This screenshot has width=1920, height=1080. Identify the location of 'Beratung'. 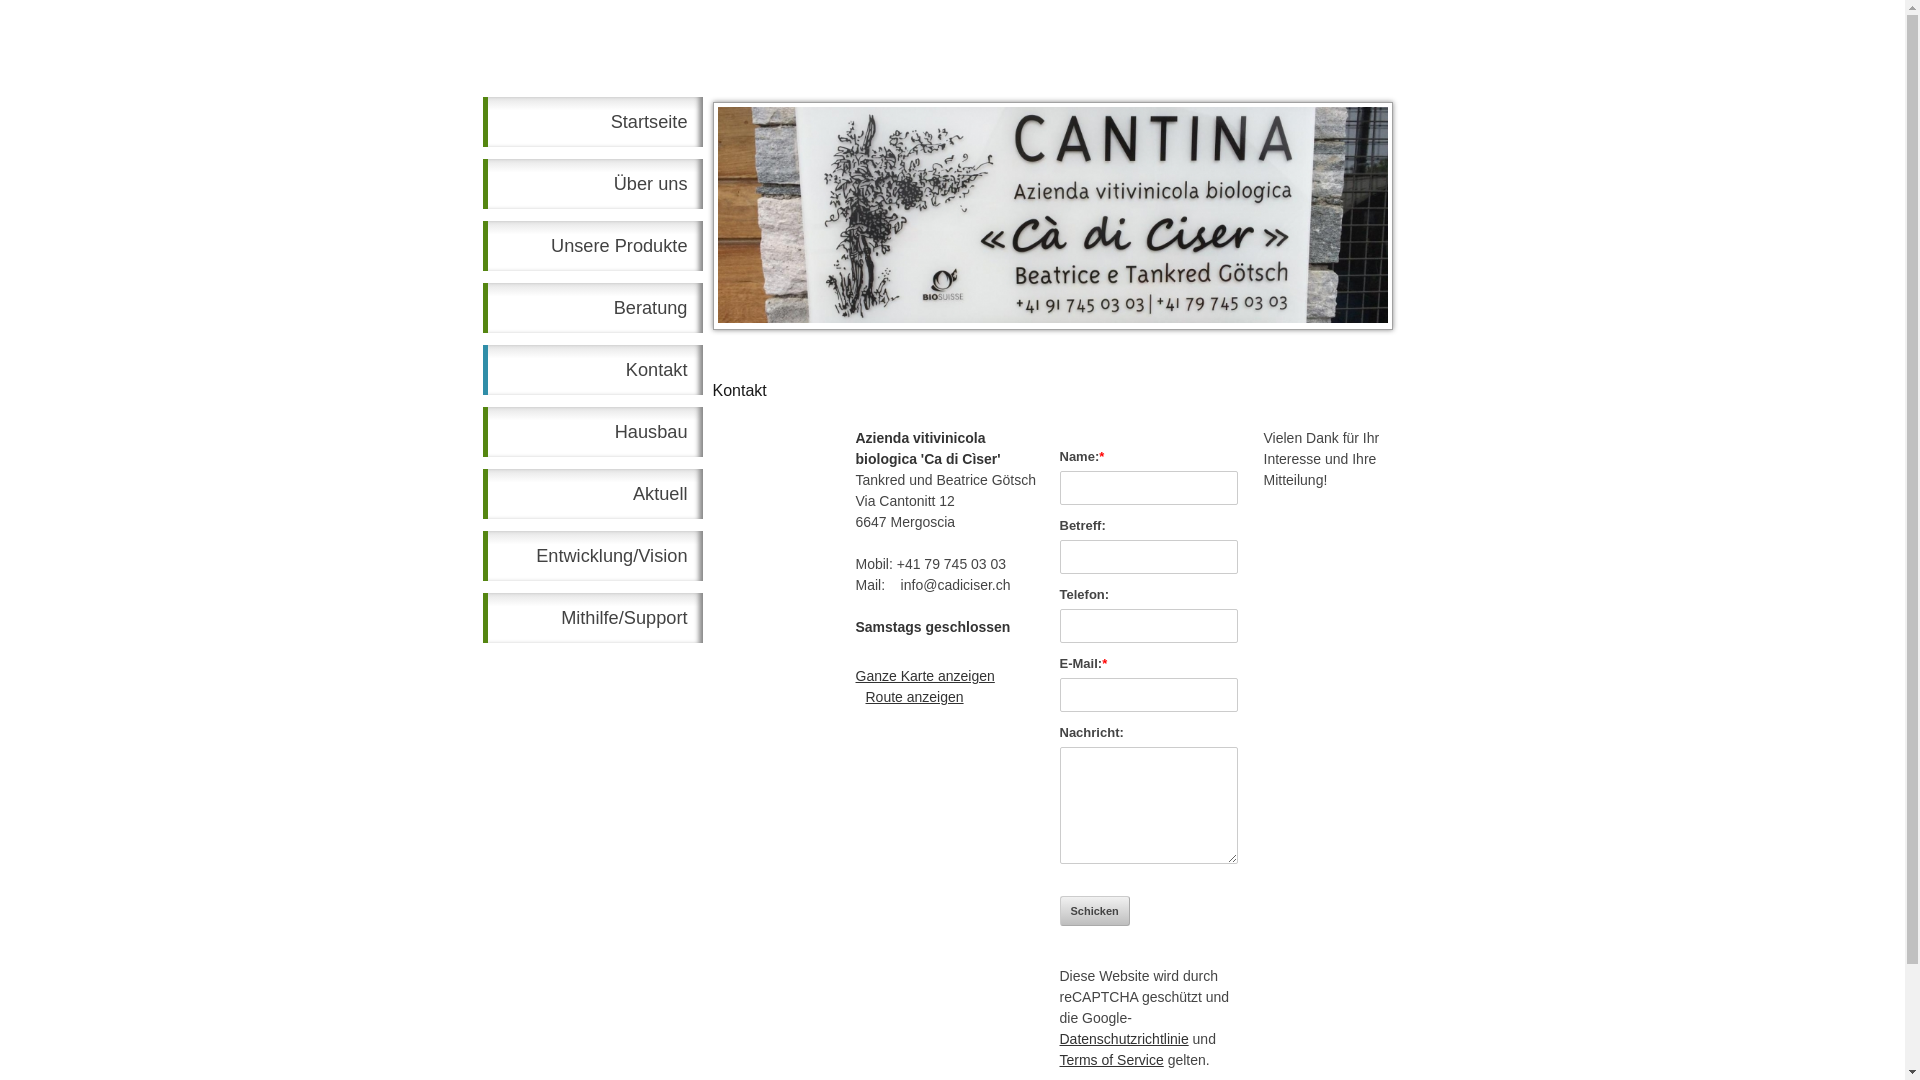
(481, 308).